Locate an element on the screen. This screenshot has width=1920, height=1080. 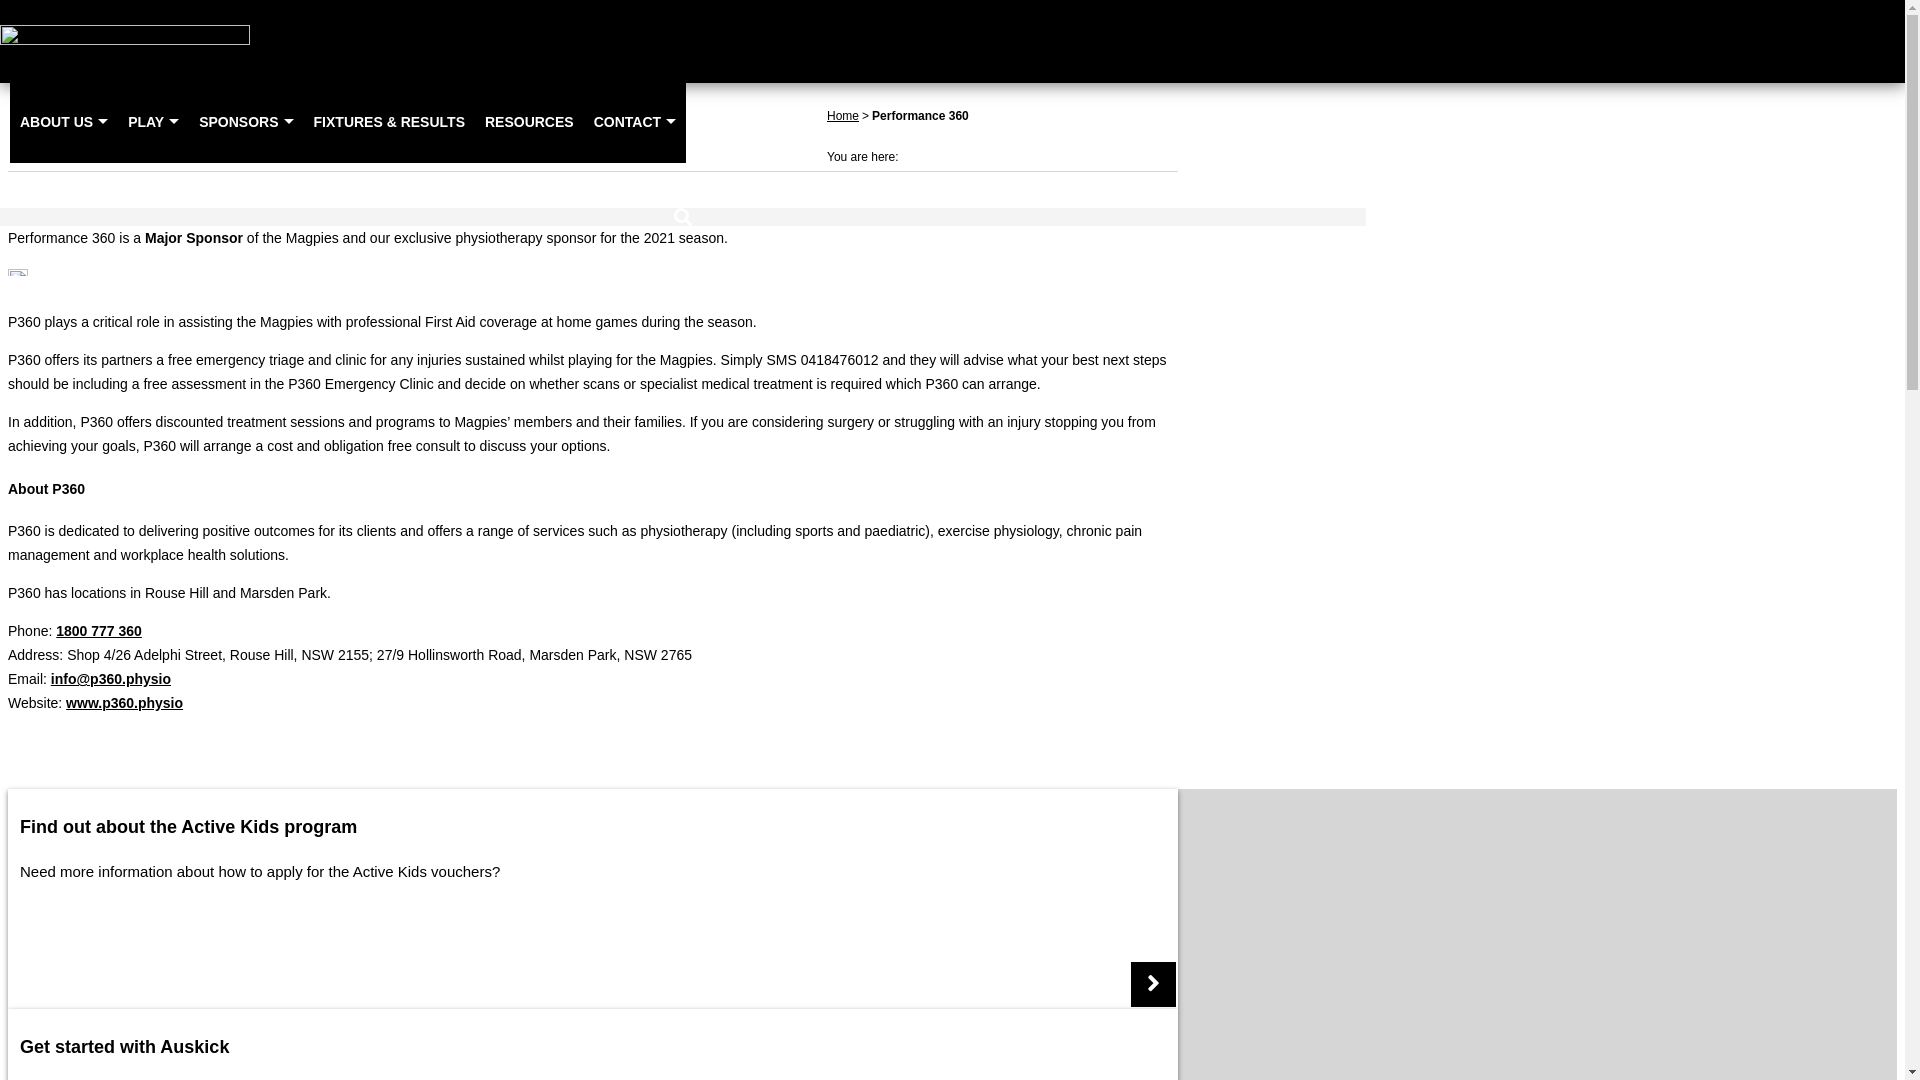
'Home' is located at coordinates (843, 115).